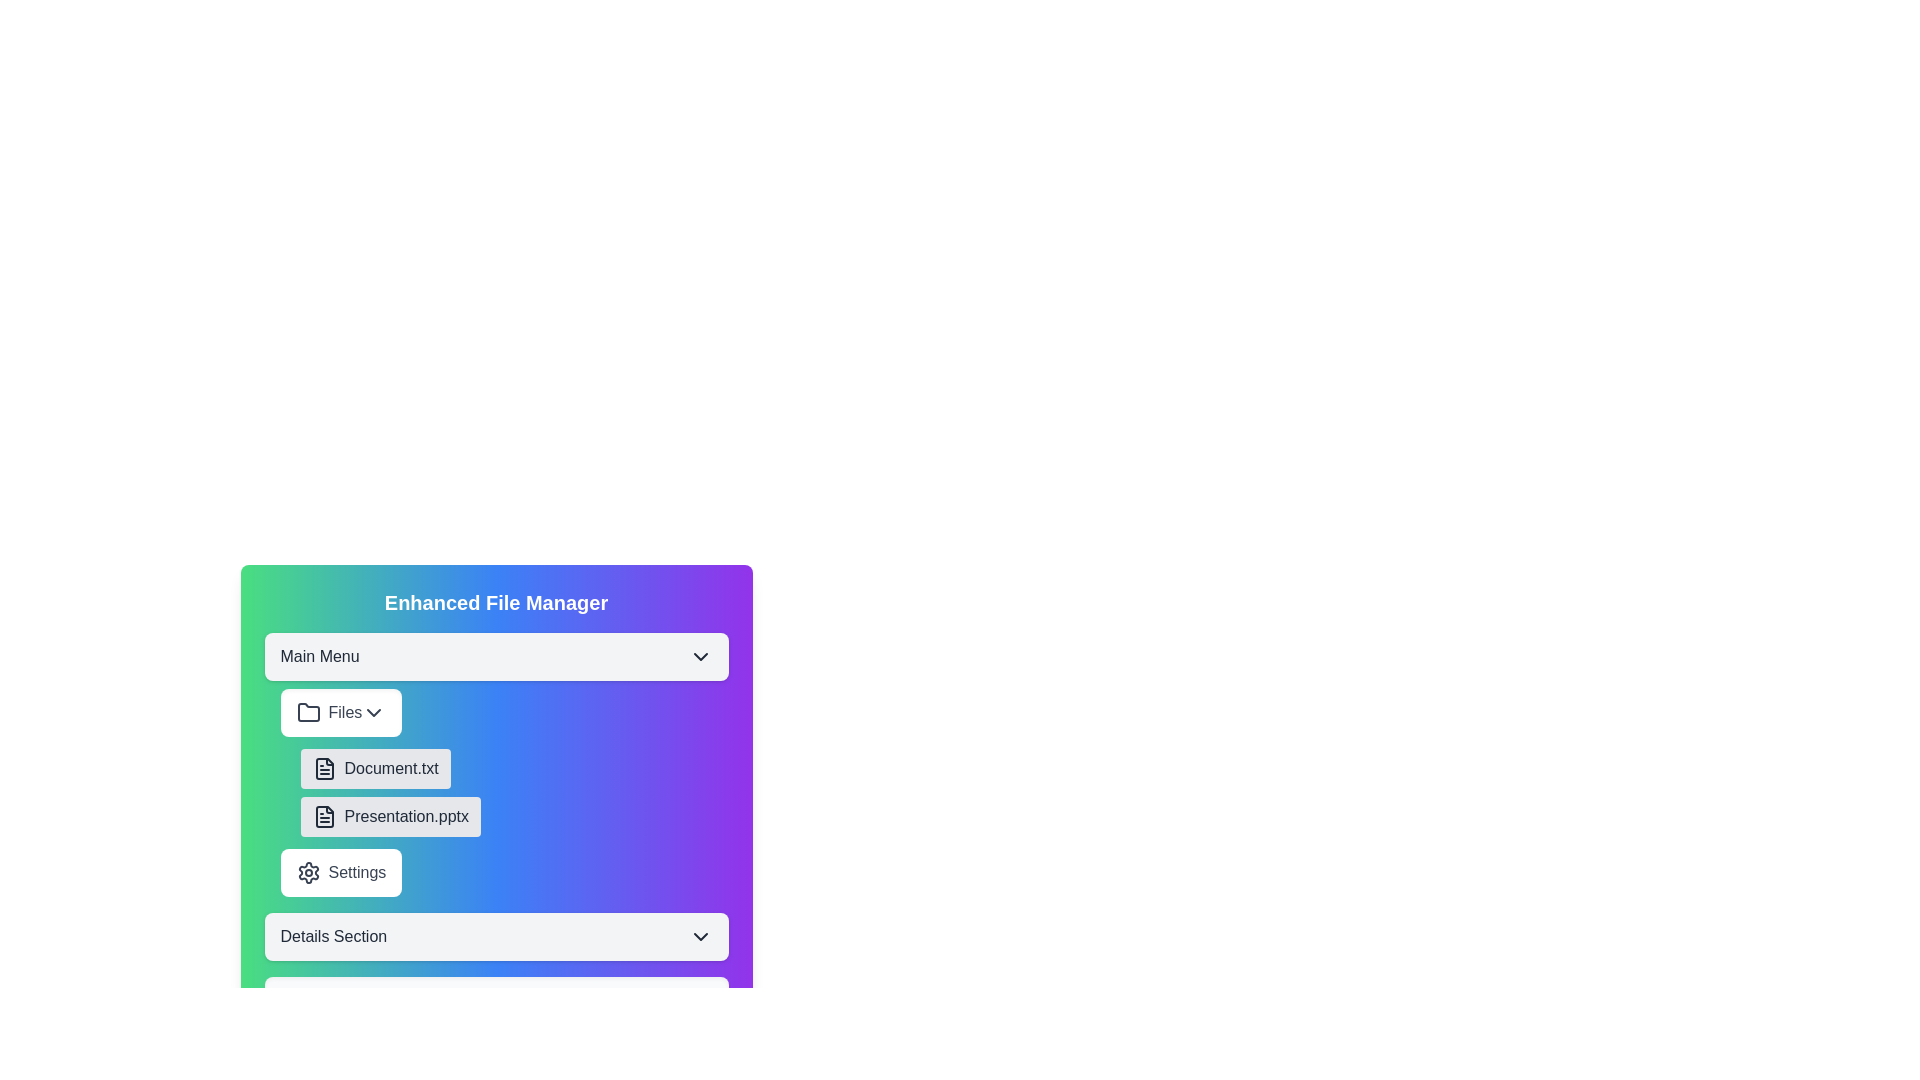 The width and height of the screenshot is (1920, 1080). Describe the element at coordinates (341, 712) in the screenshot. I see `the Expandable button with accompanying icons` at that location.